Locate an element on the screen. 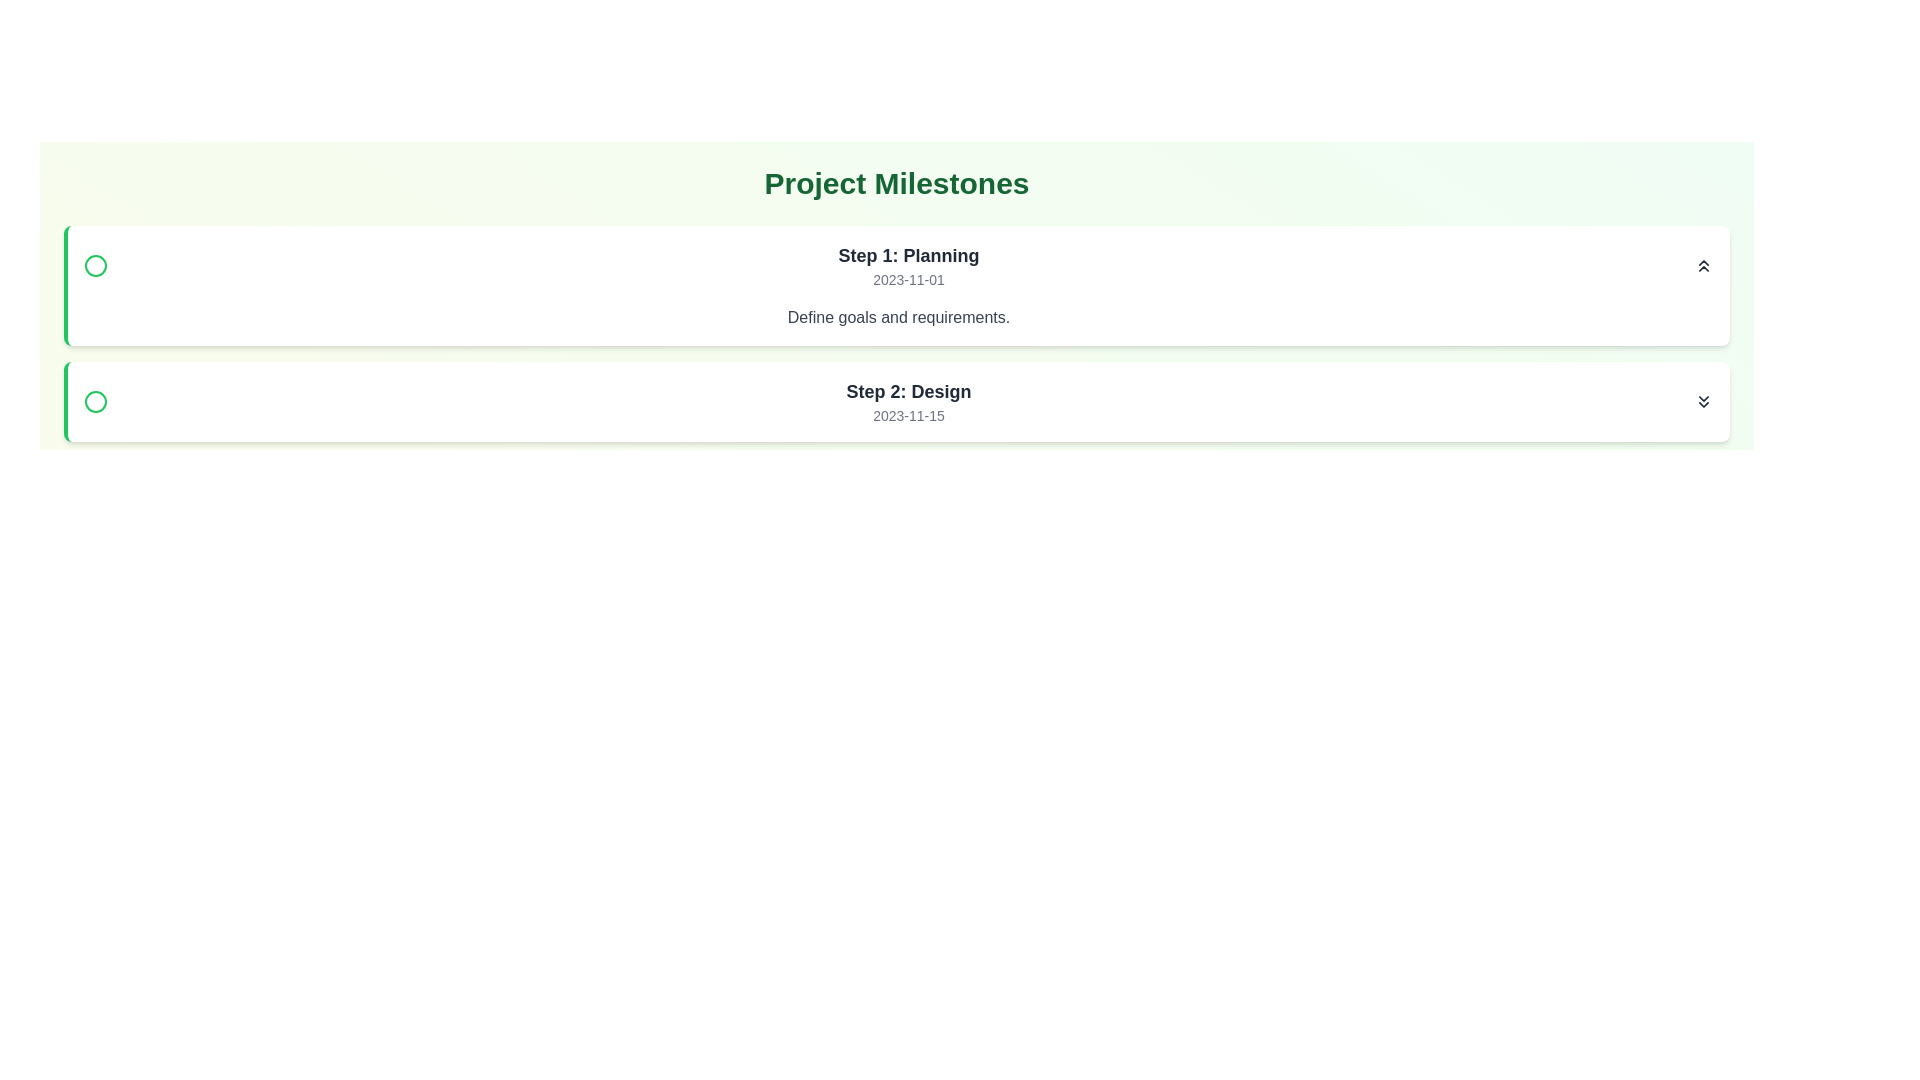 The image size is (1920, 1080). the circular icon with a green outline located near the left side of the section labeled 'Step 2: Design' and '2023-11-15' is located at coordinates (95, 401).